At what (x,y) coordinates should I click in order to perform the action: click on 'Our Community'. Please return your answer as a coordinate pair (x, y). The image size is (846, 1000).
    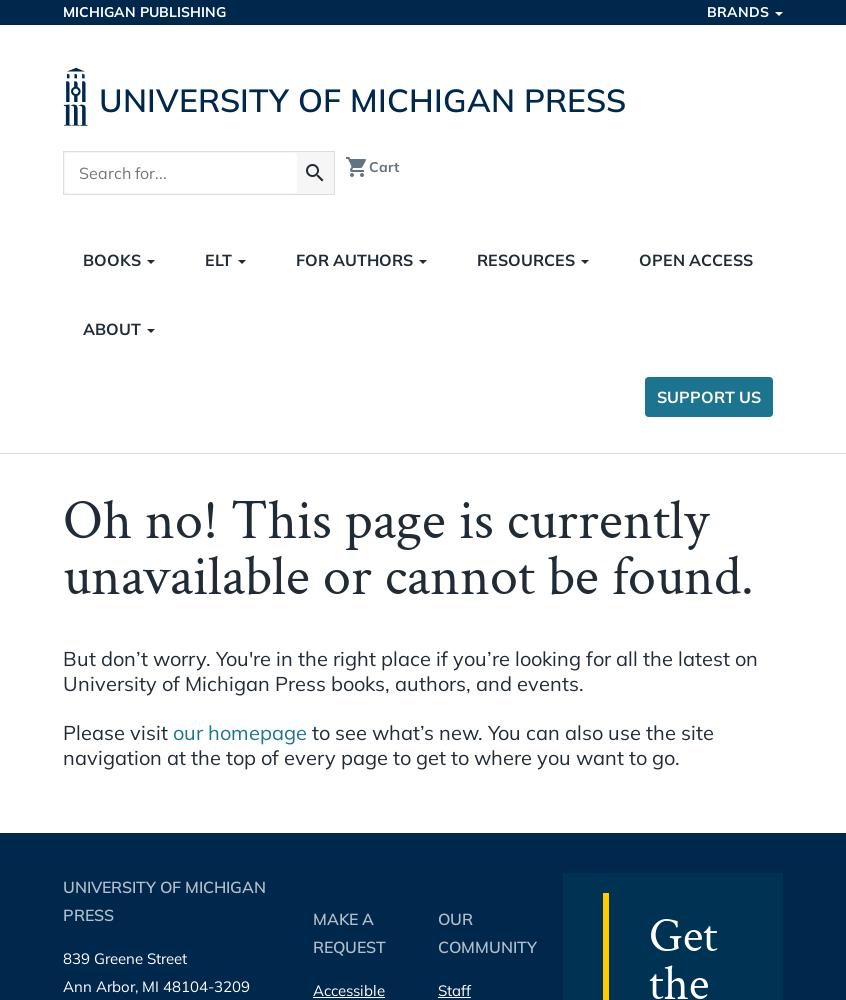
    Looking at the image, I should click on (486, 933).